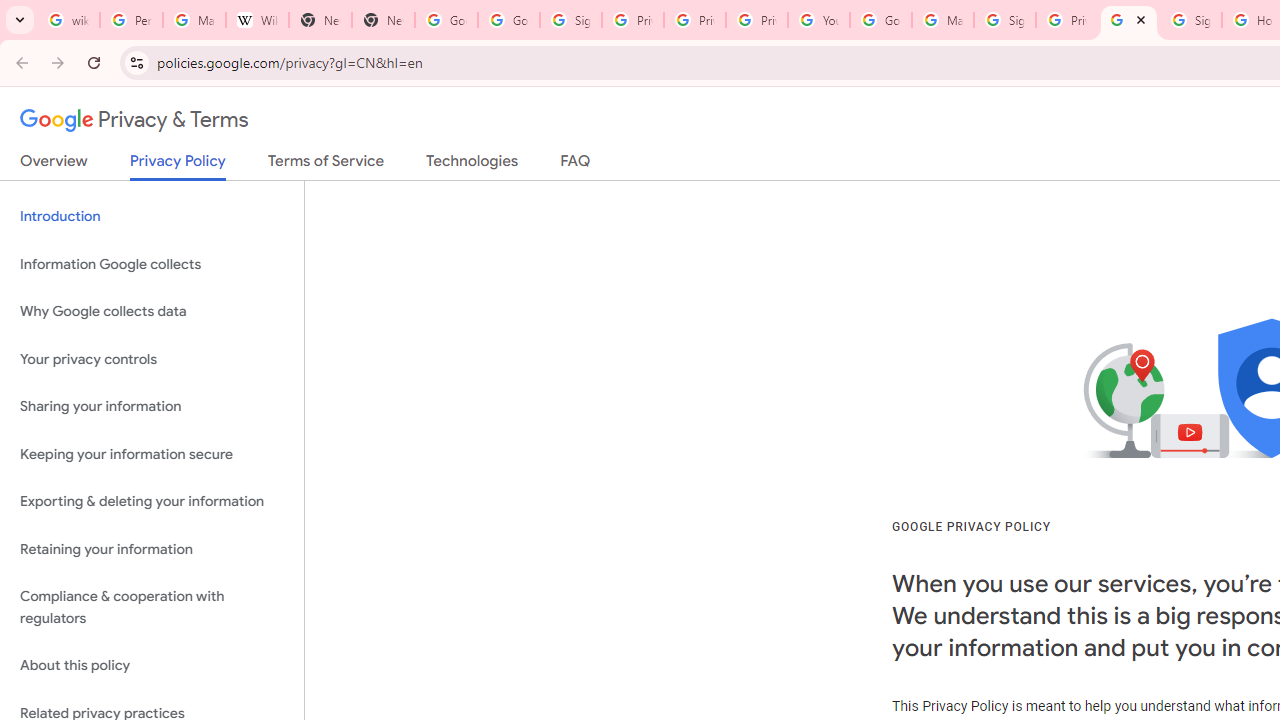  Describe the element at coordinates (1004, 20) in the screenshot. I see `'Sign in - Google Accounts'` at that location.